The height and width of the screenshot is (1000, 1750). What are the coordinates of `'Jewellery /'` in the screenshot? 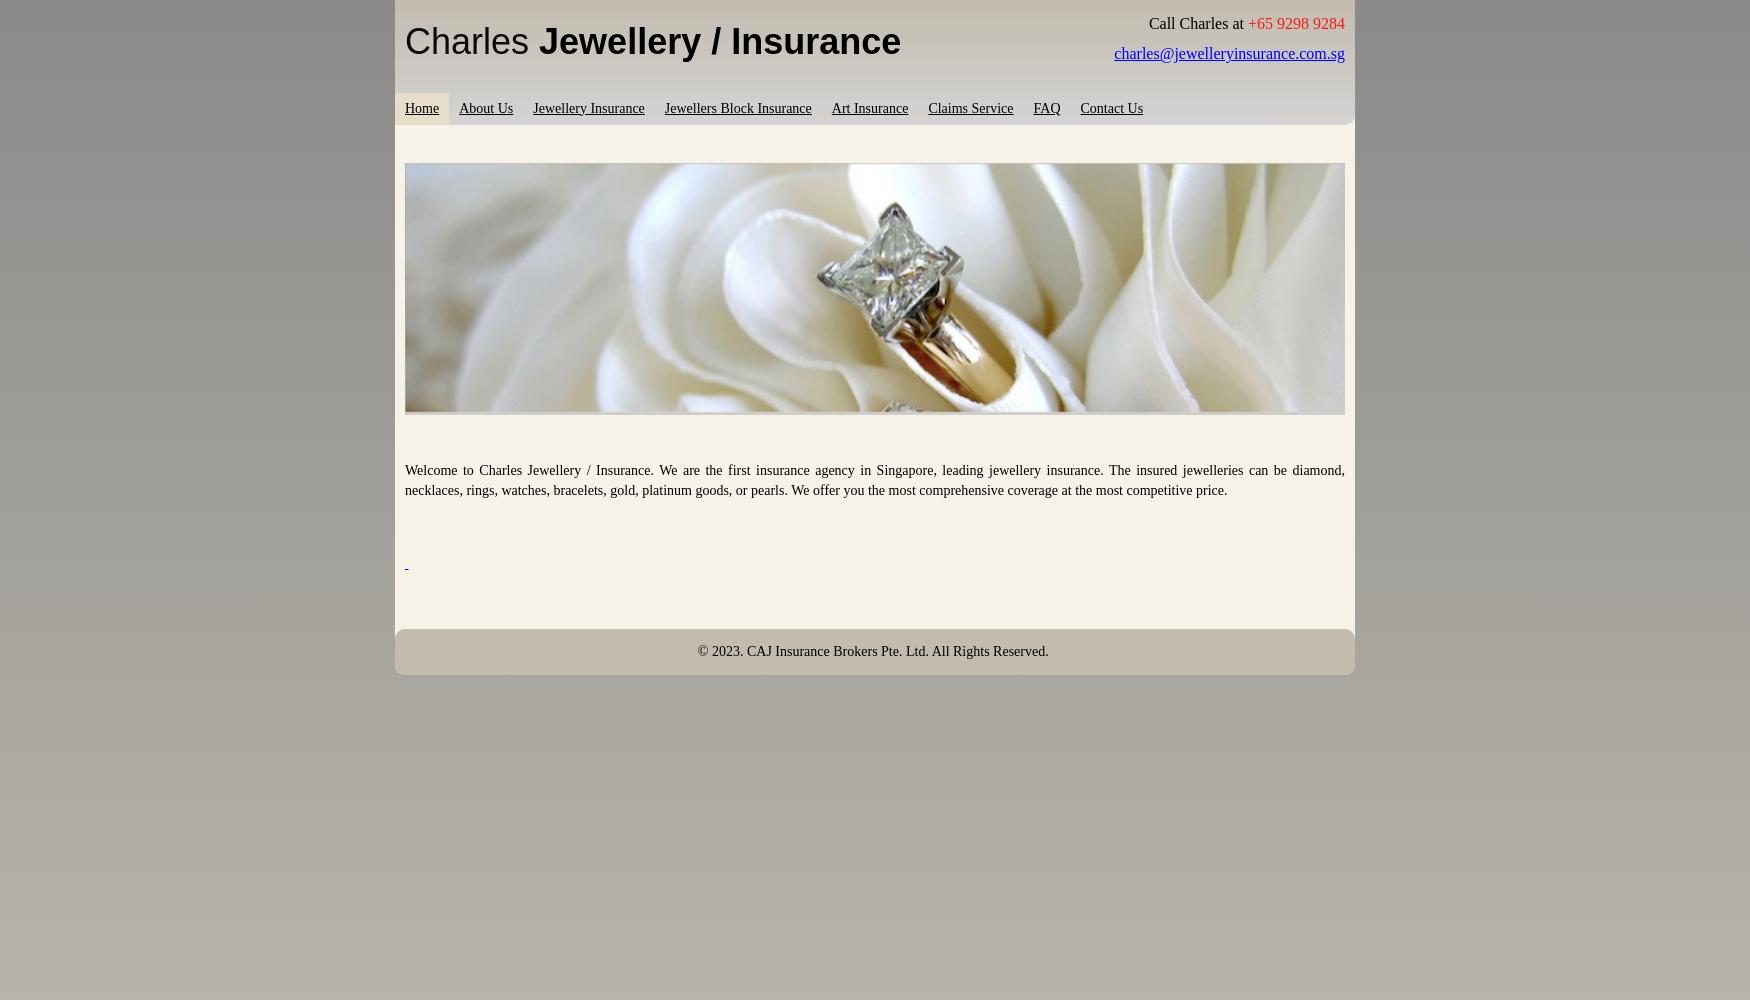 It's located at (634, 40).